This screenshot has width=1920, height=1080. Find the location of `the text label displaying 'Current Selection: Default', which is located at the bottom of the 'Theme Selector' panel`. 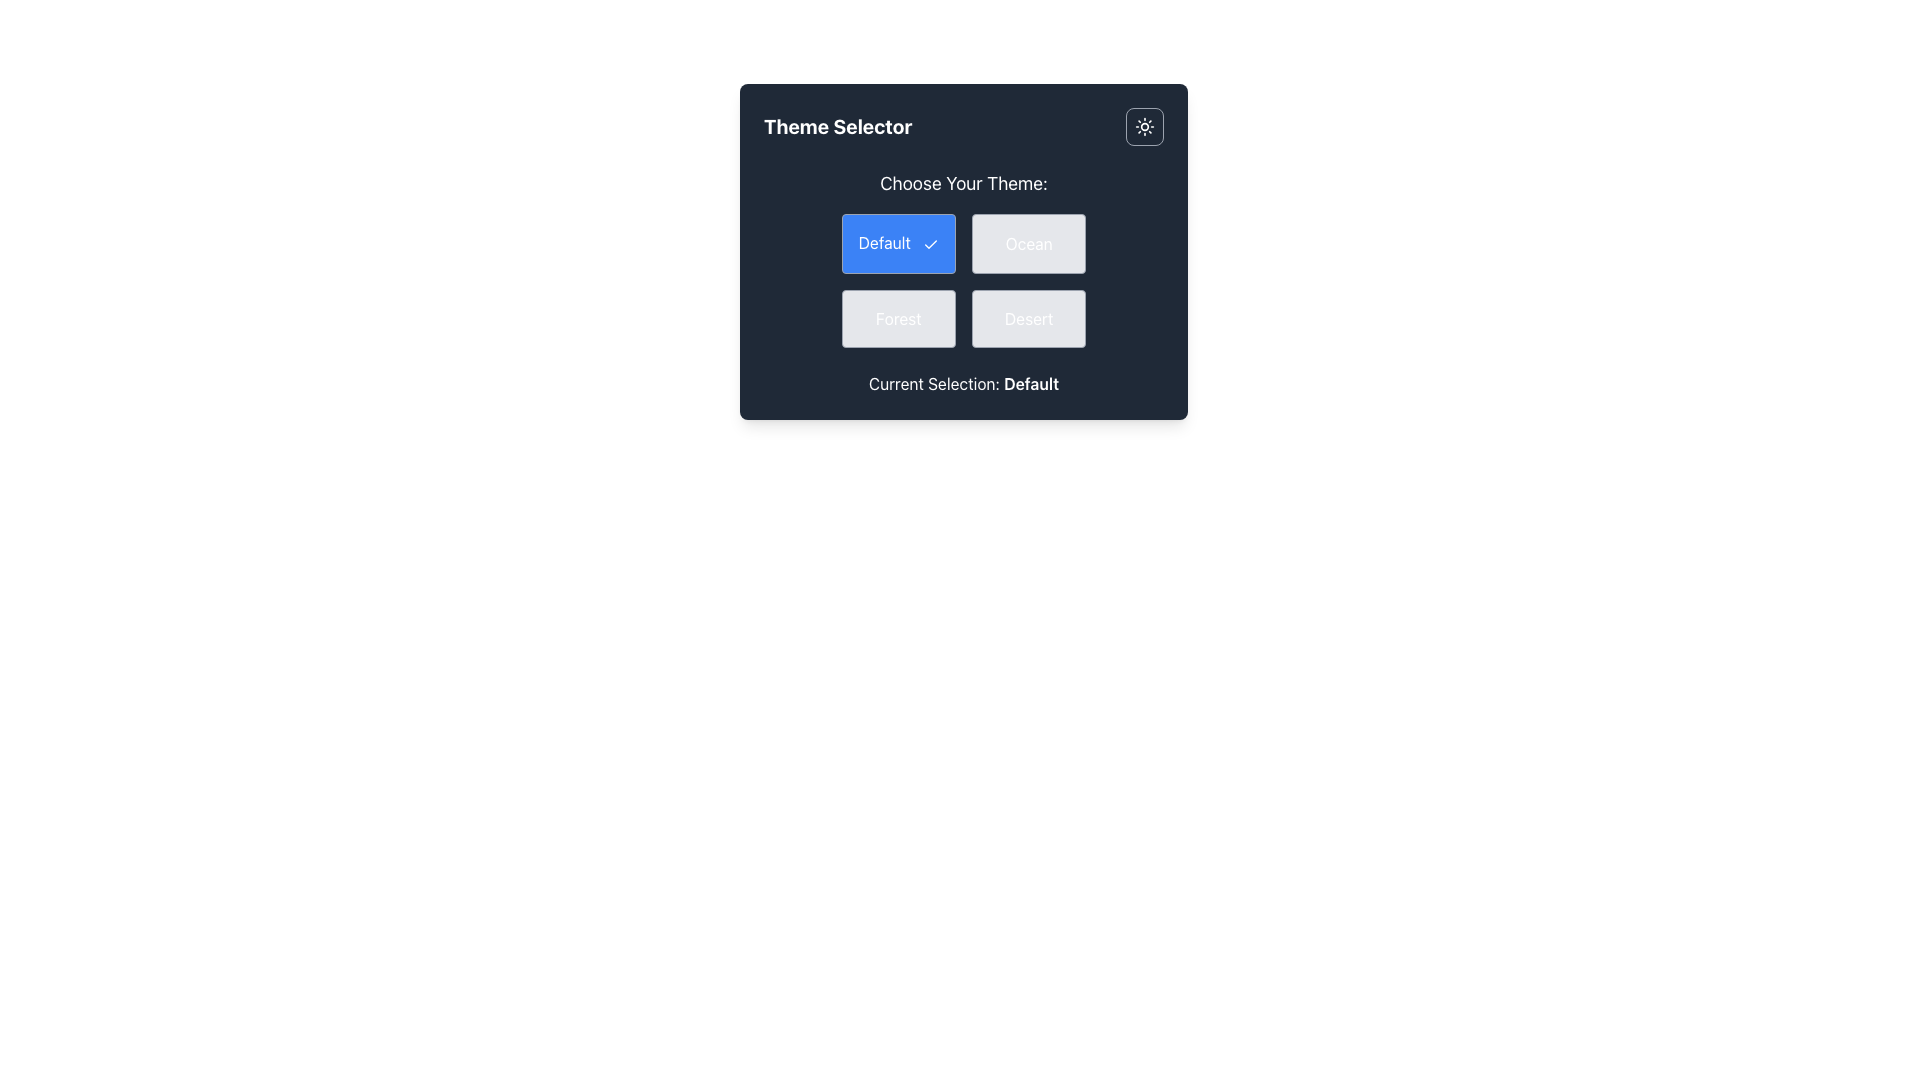

the text label displaying 'Current Selection: Default', which is located at the bottom of the 'Theme Selector' panel is located at coordinates (964, 382).